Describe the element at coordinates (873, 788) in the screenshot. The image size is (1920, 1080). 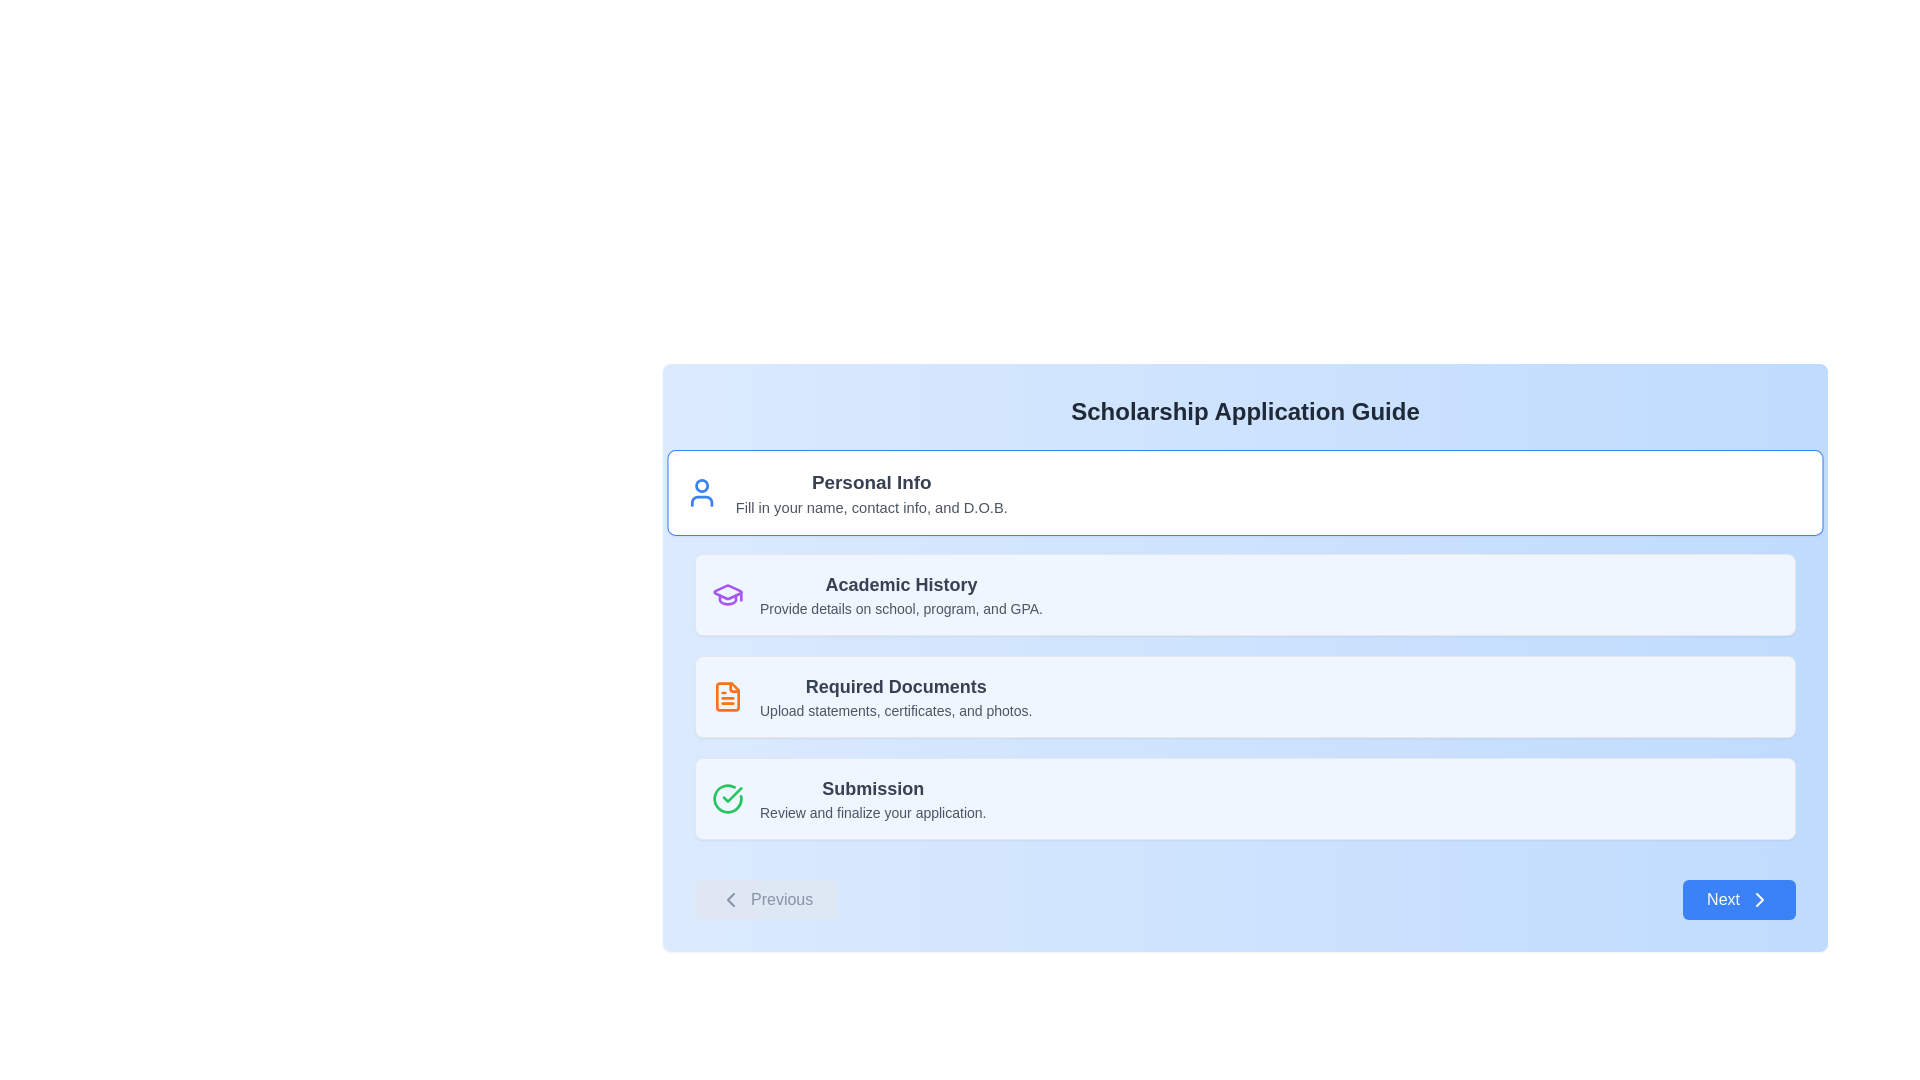
I see `the 'Submission' text element, which is bold and large, gray in color, and located below the 'Required Documents' section in the fourth step of the vertical list` at that location.